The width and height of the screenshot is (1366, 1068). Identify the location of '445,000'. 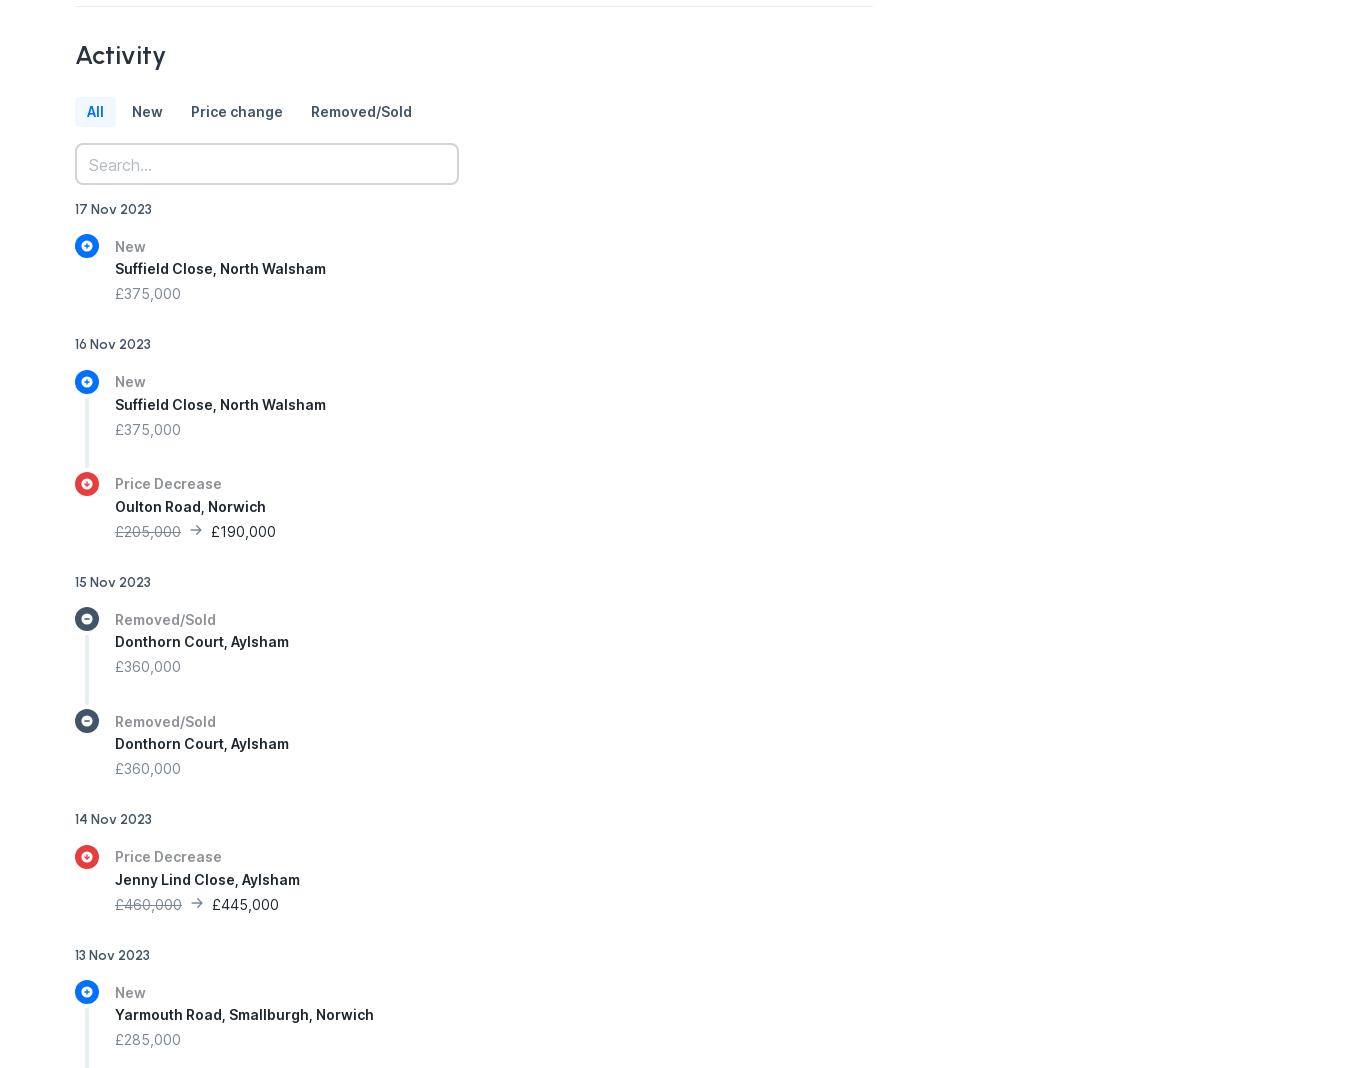
(249, 902).